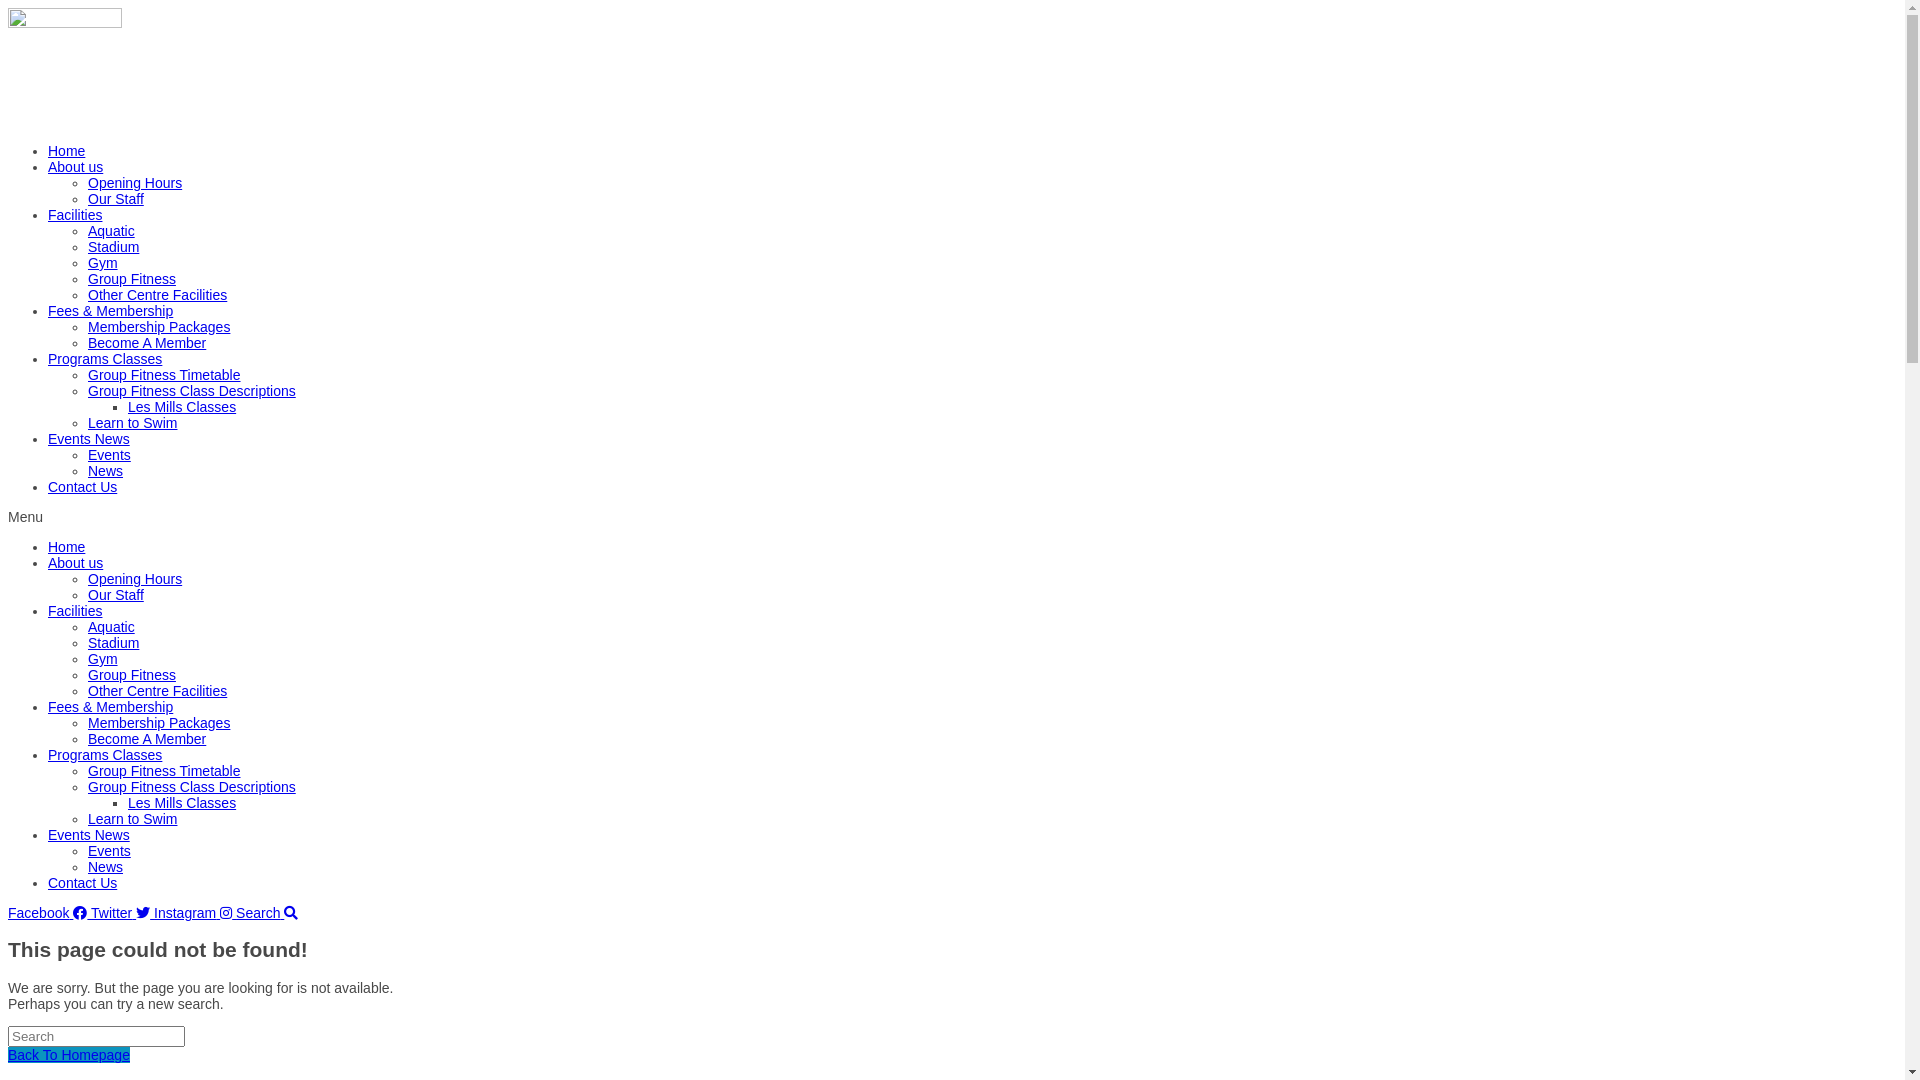 This screenshot has height=1080, width=1920. Describe the element at coordinates (130, 278) in the screenshot. I see `'Group Fitness'` at that location.